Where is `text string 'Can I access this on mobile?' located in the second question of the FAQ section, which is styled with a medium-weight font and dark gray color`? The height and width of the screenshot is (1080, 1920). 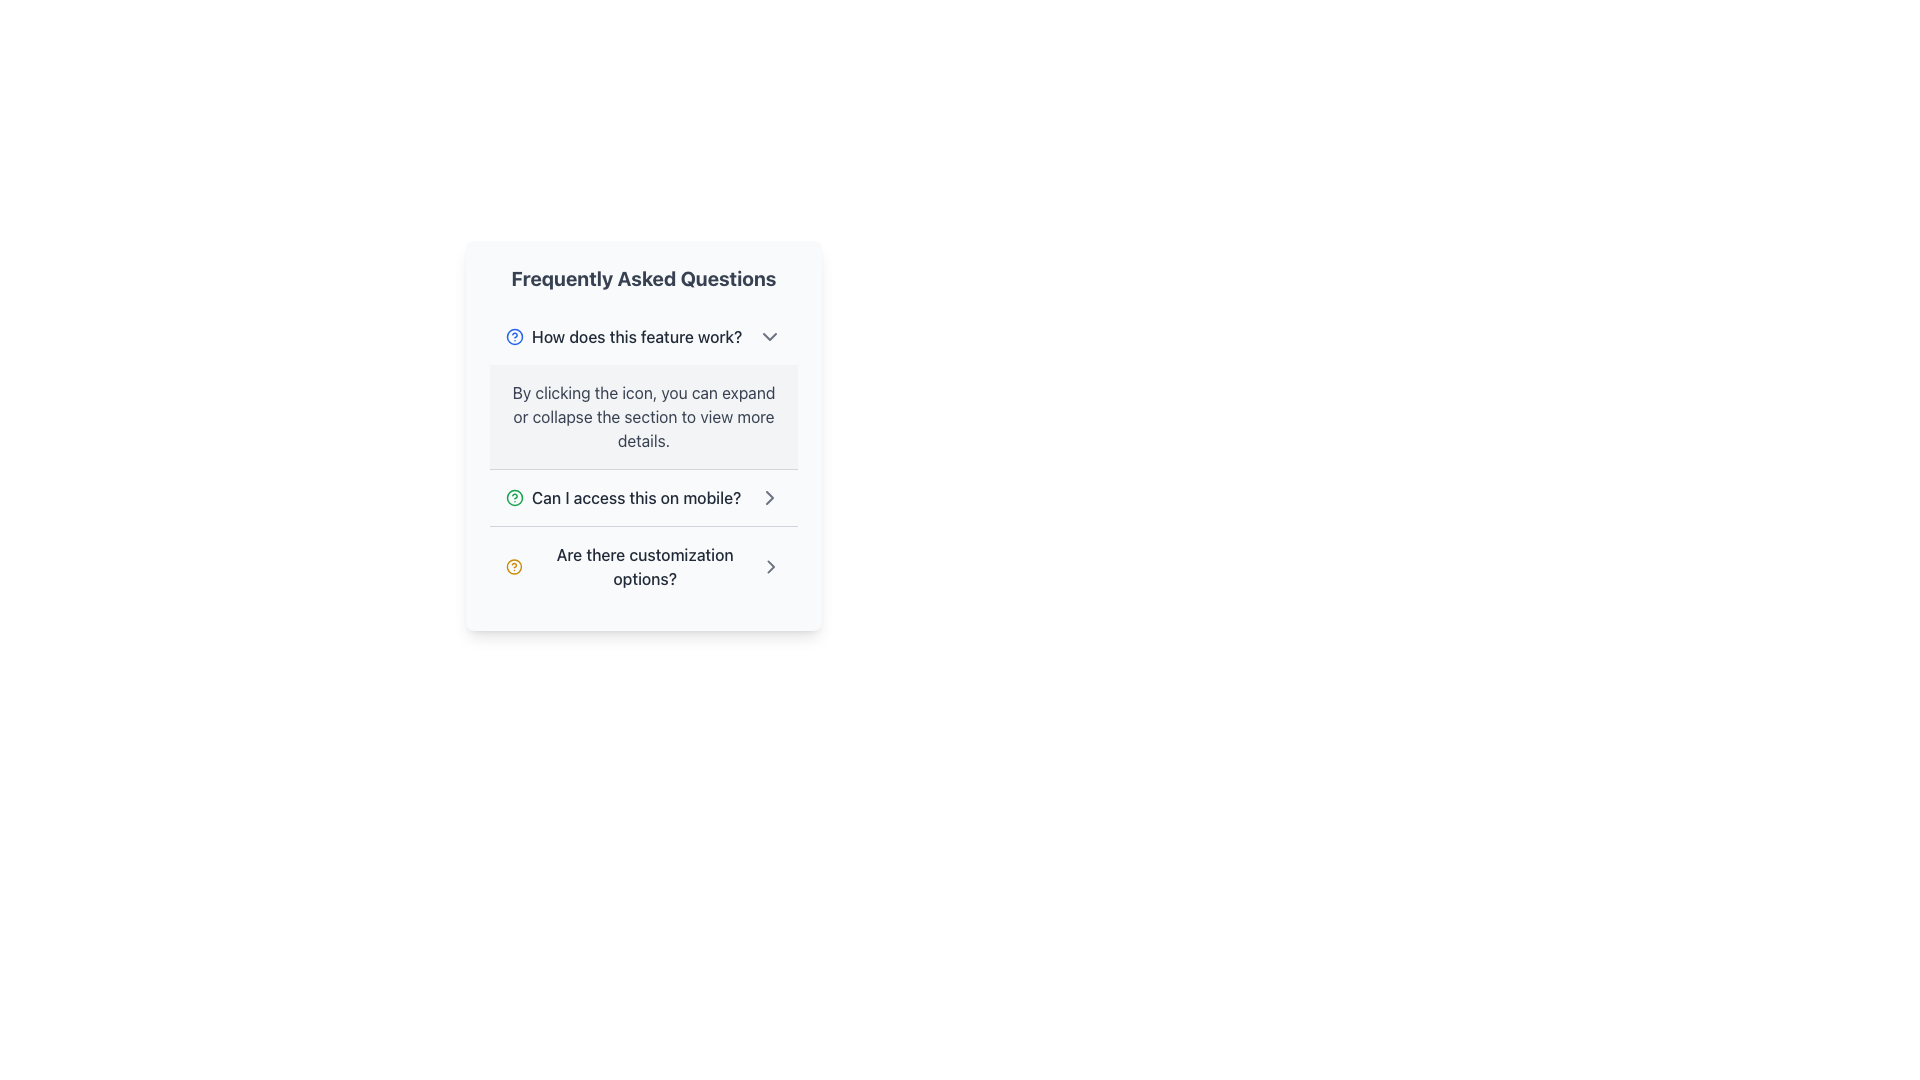 text string 'Can I access this on mobile?' located in the second question of the FAQ section, which is styled with a medium-weight font and dark gray color is located at coordinates (635, 496).